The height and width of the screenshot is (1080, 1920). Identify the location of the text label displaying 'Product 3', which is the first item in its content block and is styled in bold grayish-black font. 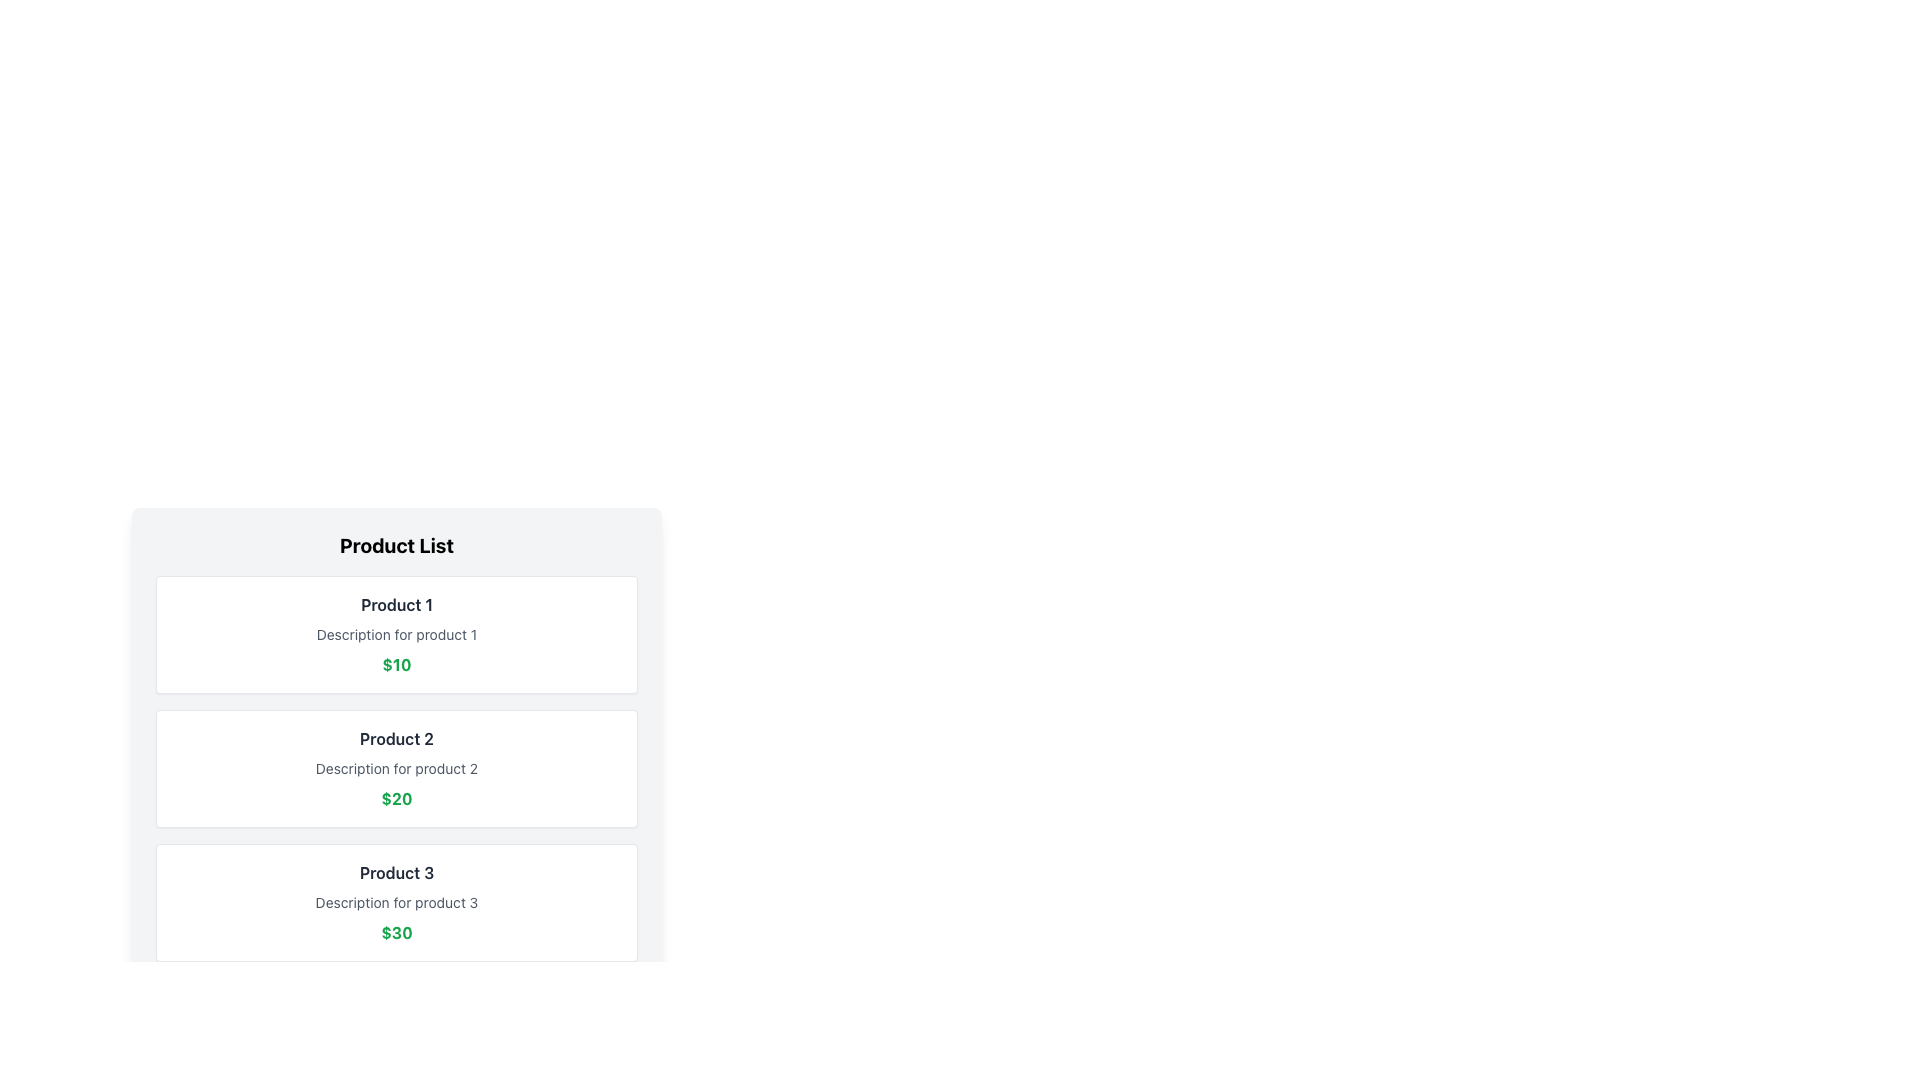
(397, 871).